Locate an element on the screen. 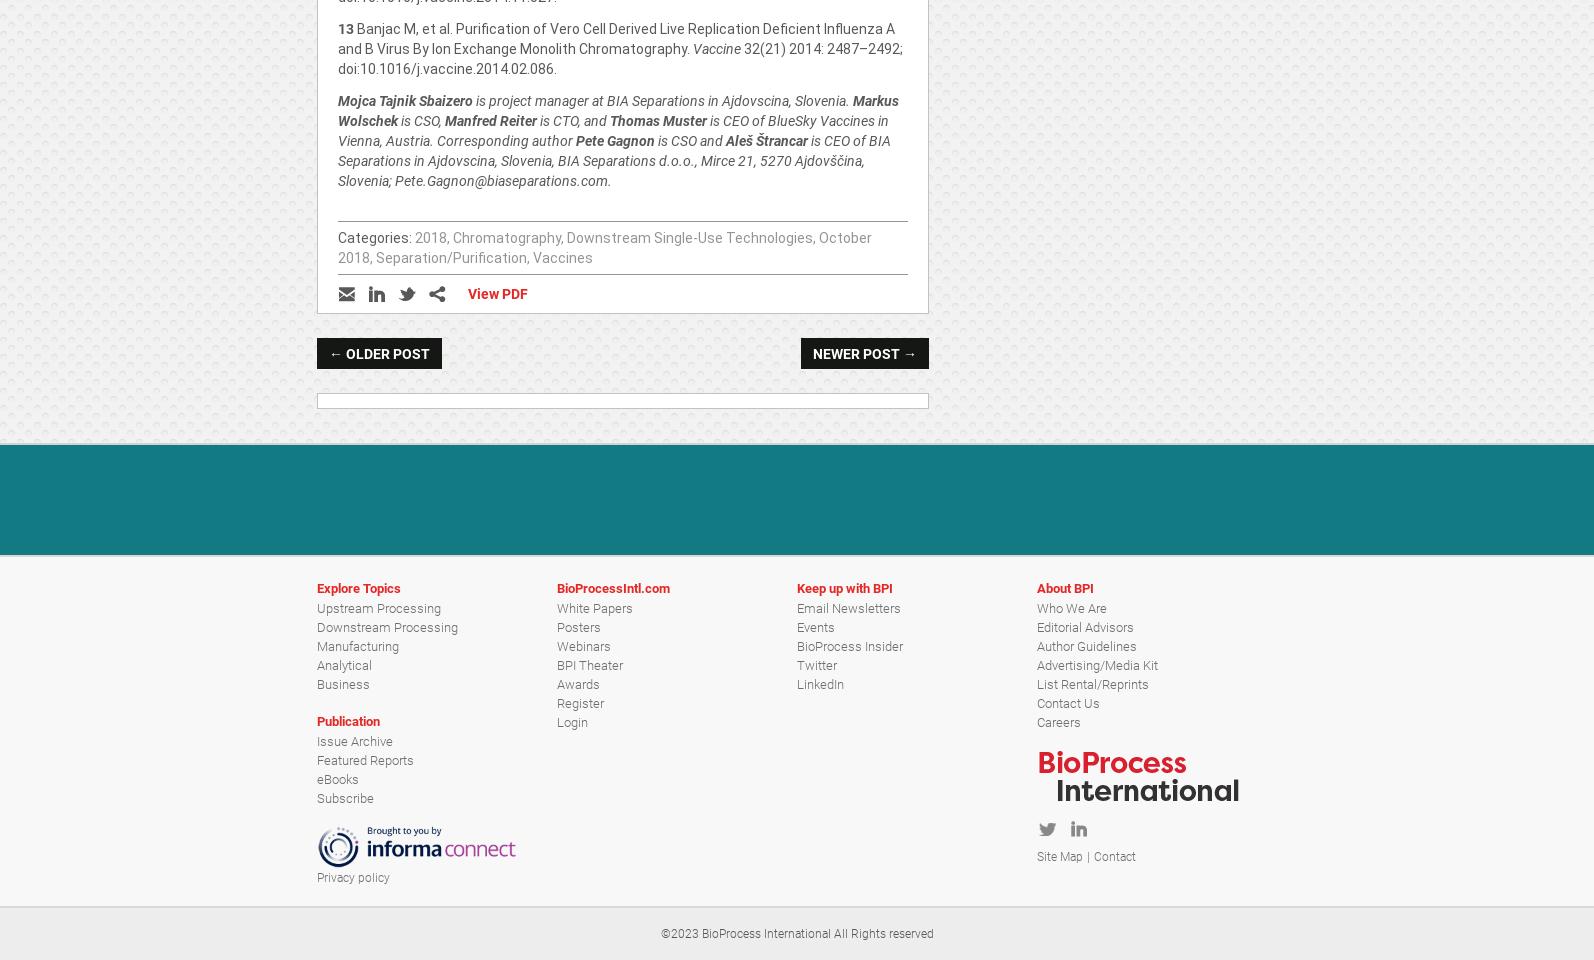  'Webinars' is located at coordinates (583, 644).